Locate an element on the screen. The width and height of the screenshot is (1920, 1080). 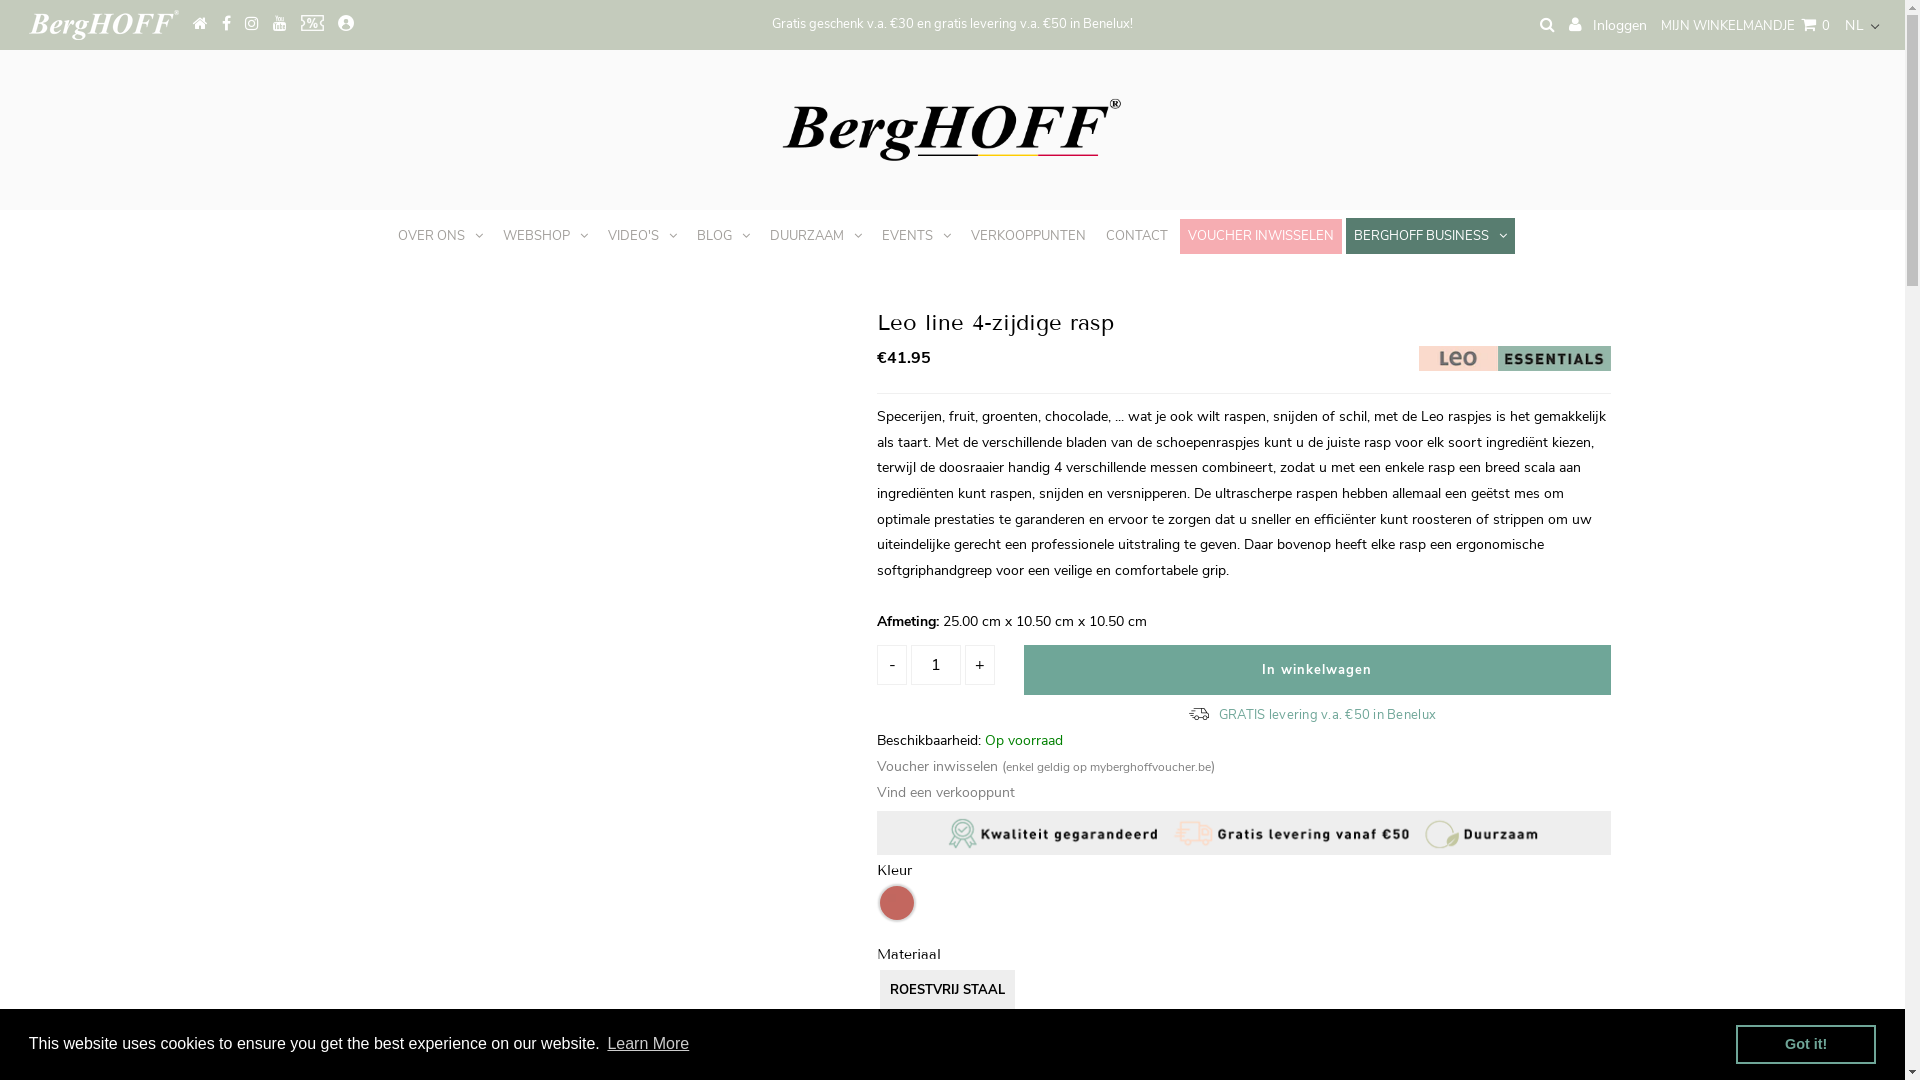
'Learn More' is located at coordinates (648, 1043).